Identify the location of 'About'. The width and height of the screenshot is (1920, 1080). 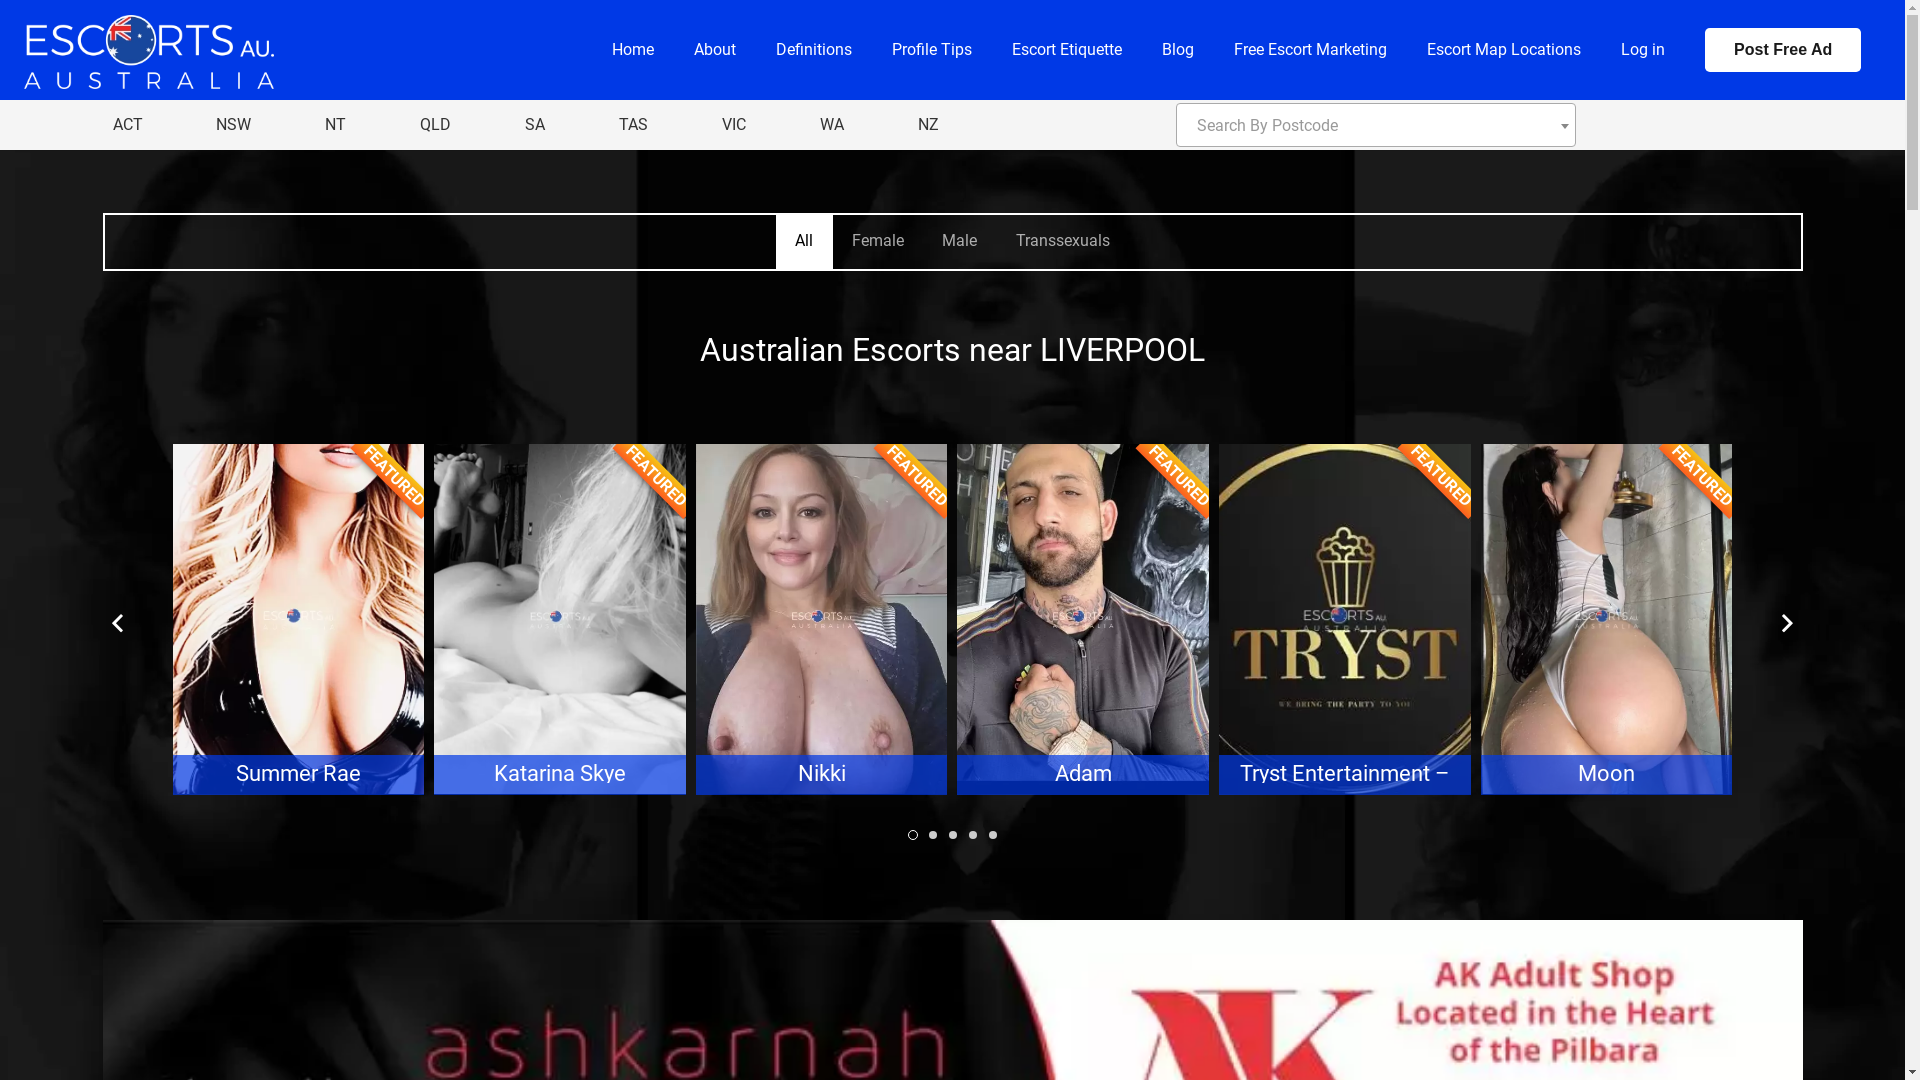
(715, 49).